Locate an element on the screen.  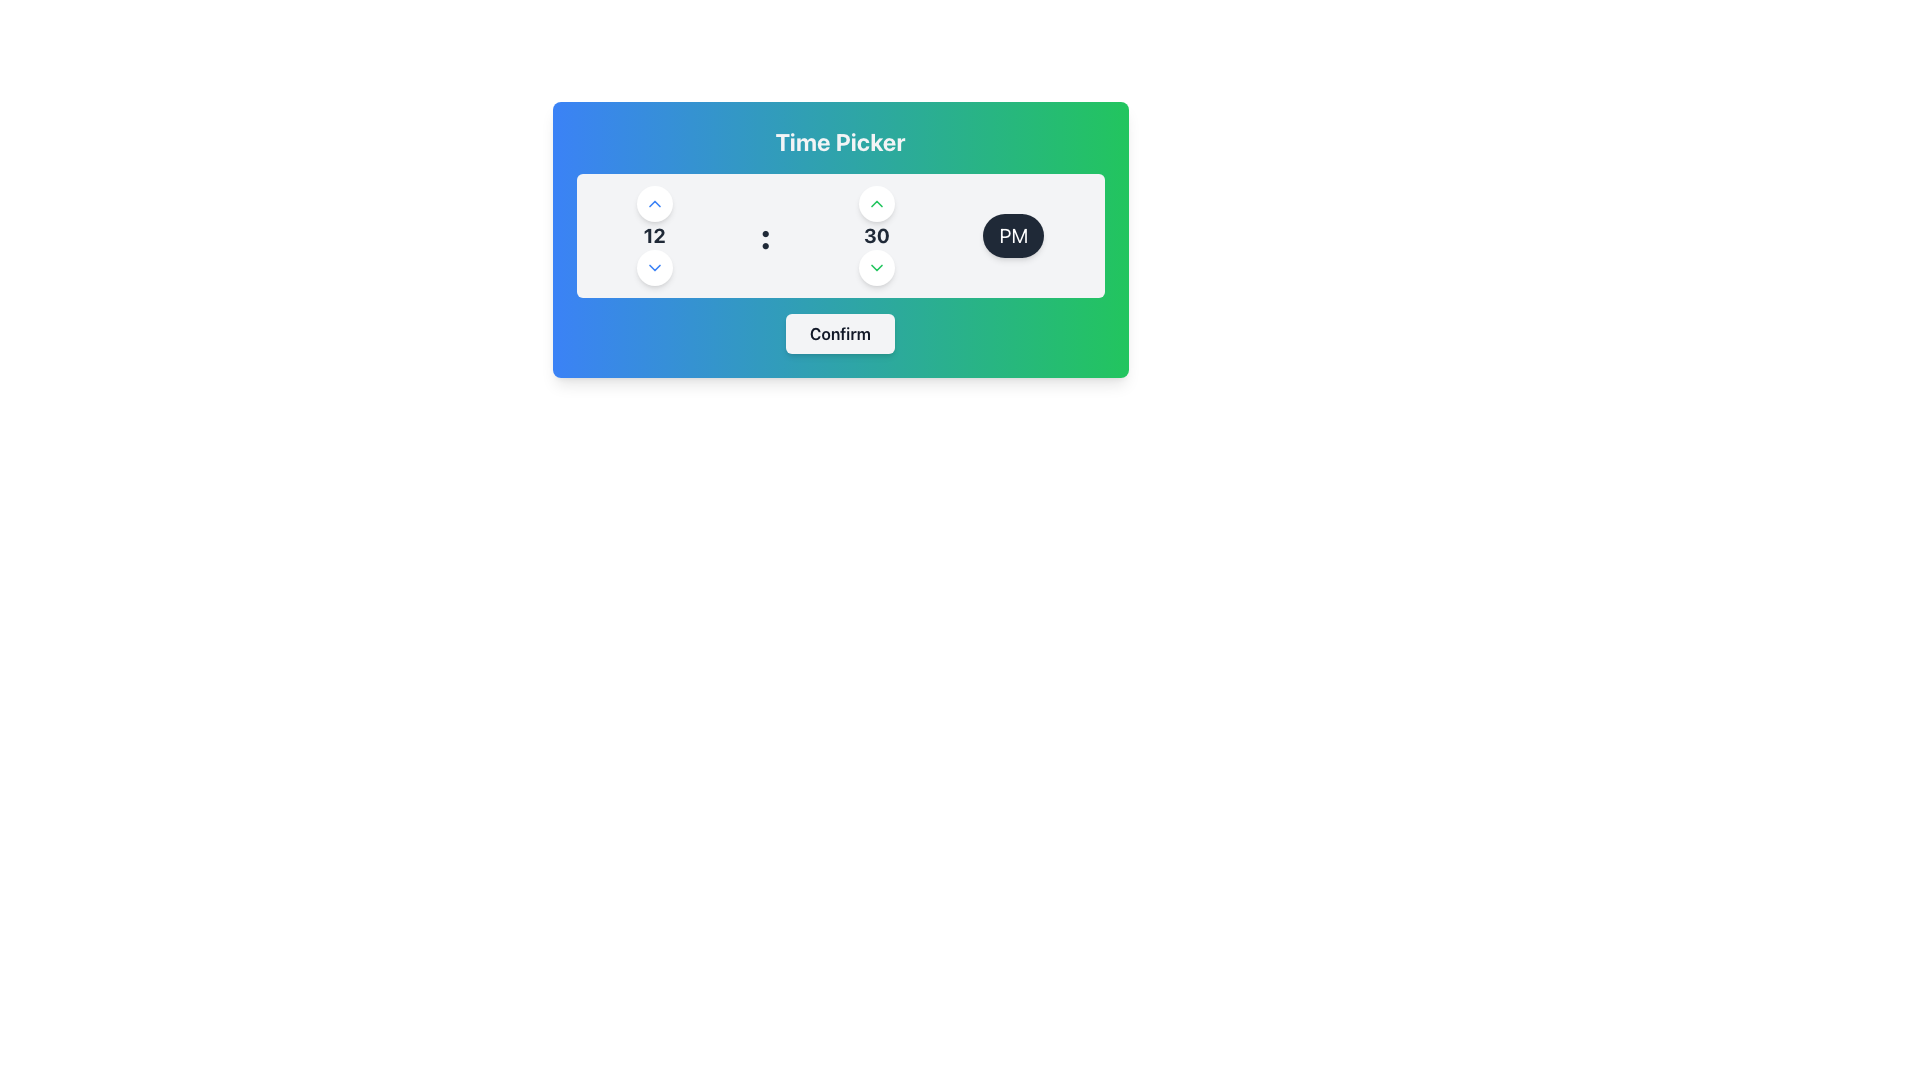
the Time Picker Control, which displays a time format with numeric segments for hours and minutes, and includes up and down arrow buttons for adjustments is located at coordinates (840, 234).